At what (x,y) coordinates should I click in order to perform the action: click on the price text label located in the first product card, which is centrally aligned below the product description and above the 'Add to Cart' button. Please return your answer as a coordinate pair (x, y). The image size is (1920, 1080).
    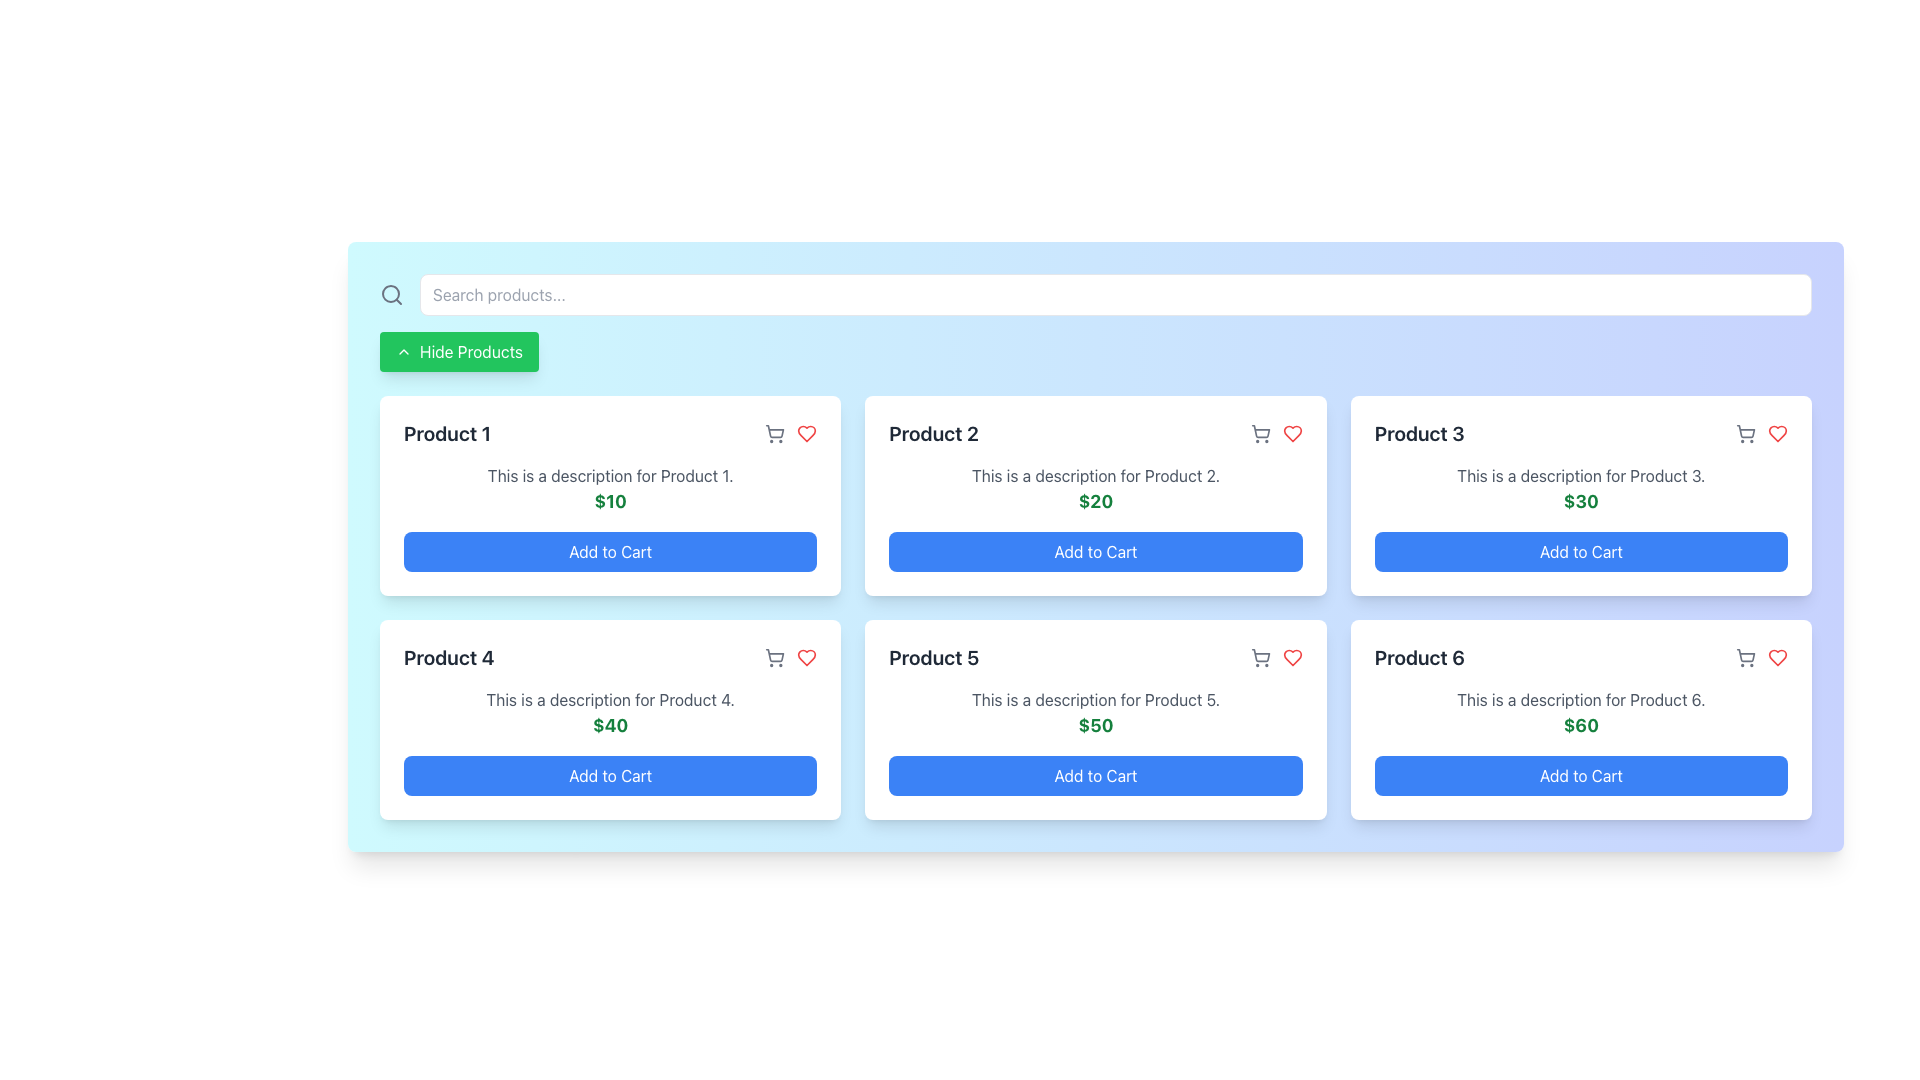
    Looking at the image, I should click on (609, 500).